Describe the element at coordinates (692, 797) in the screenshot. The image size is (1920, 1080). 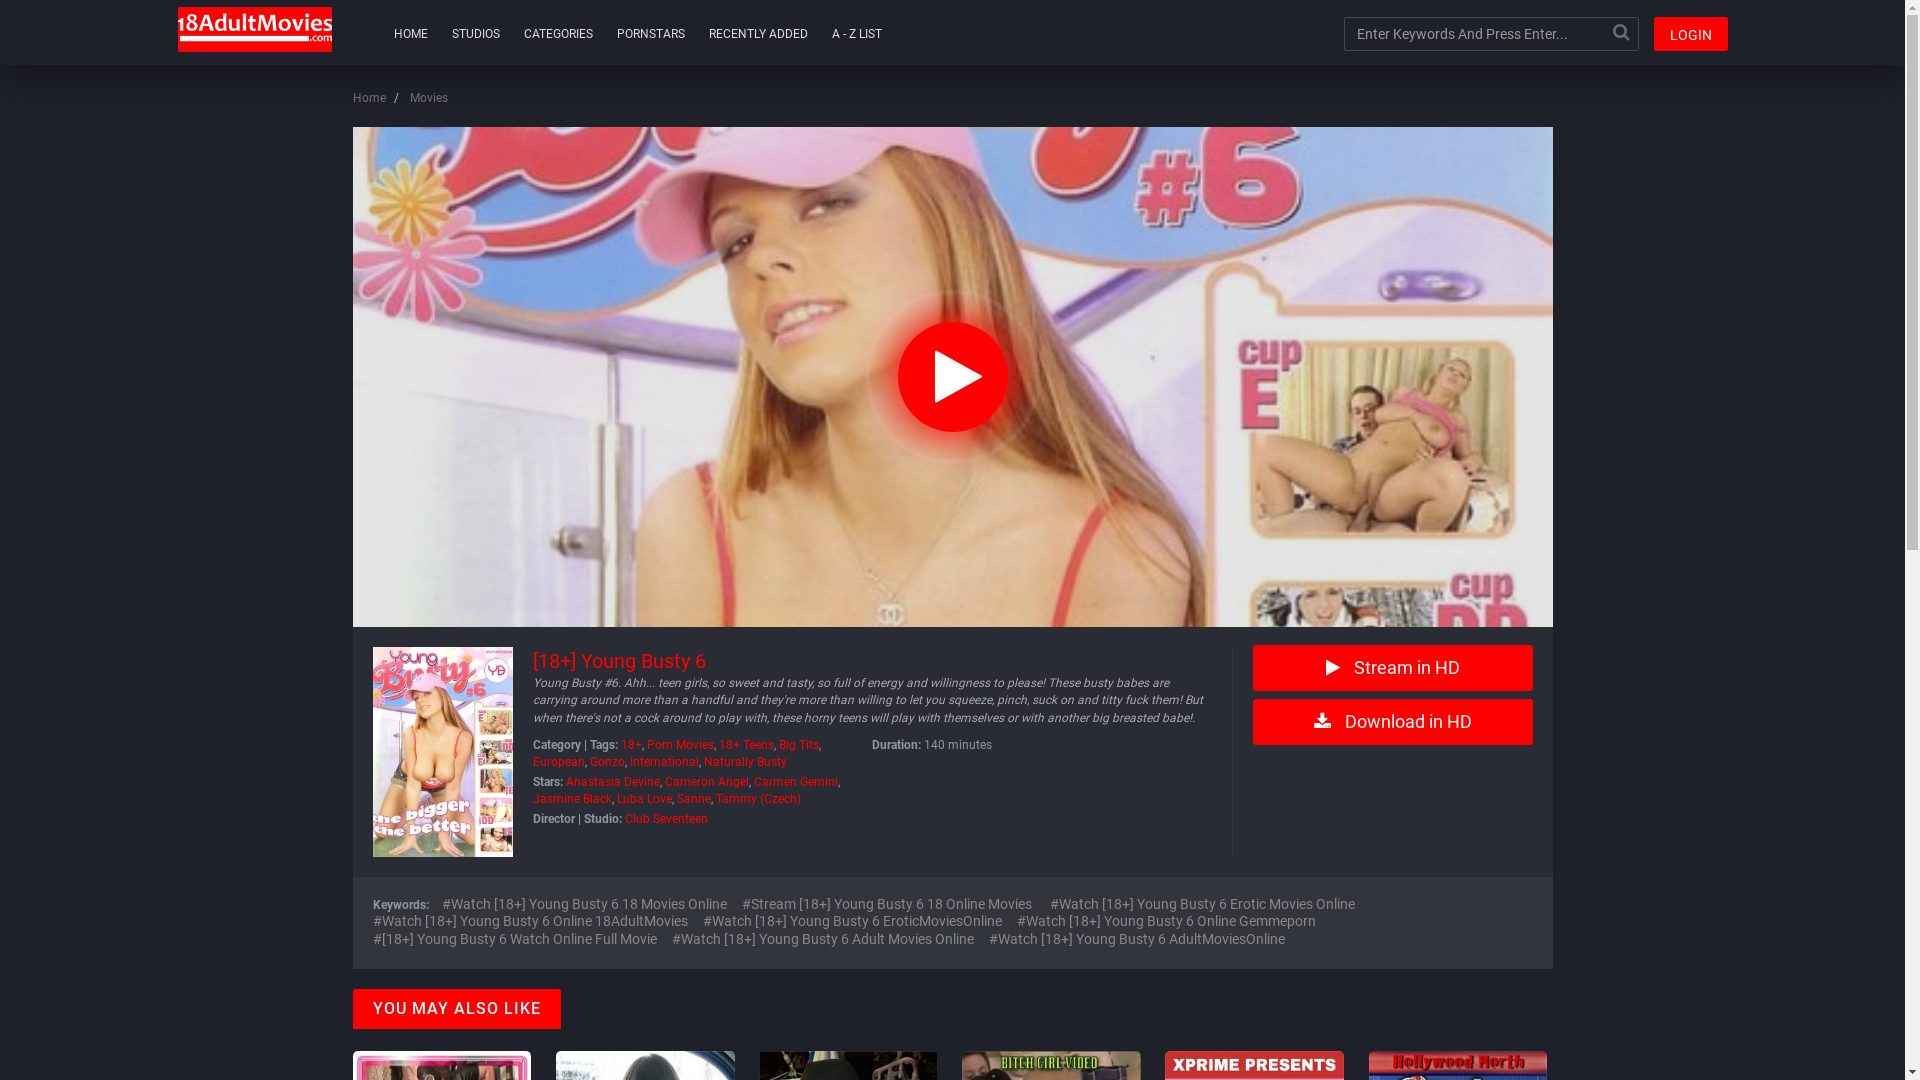
I see `'Sanne'` at that location.